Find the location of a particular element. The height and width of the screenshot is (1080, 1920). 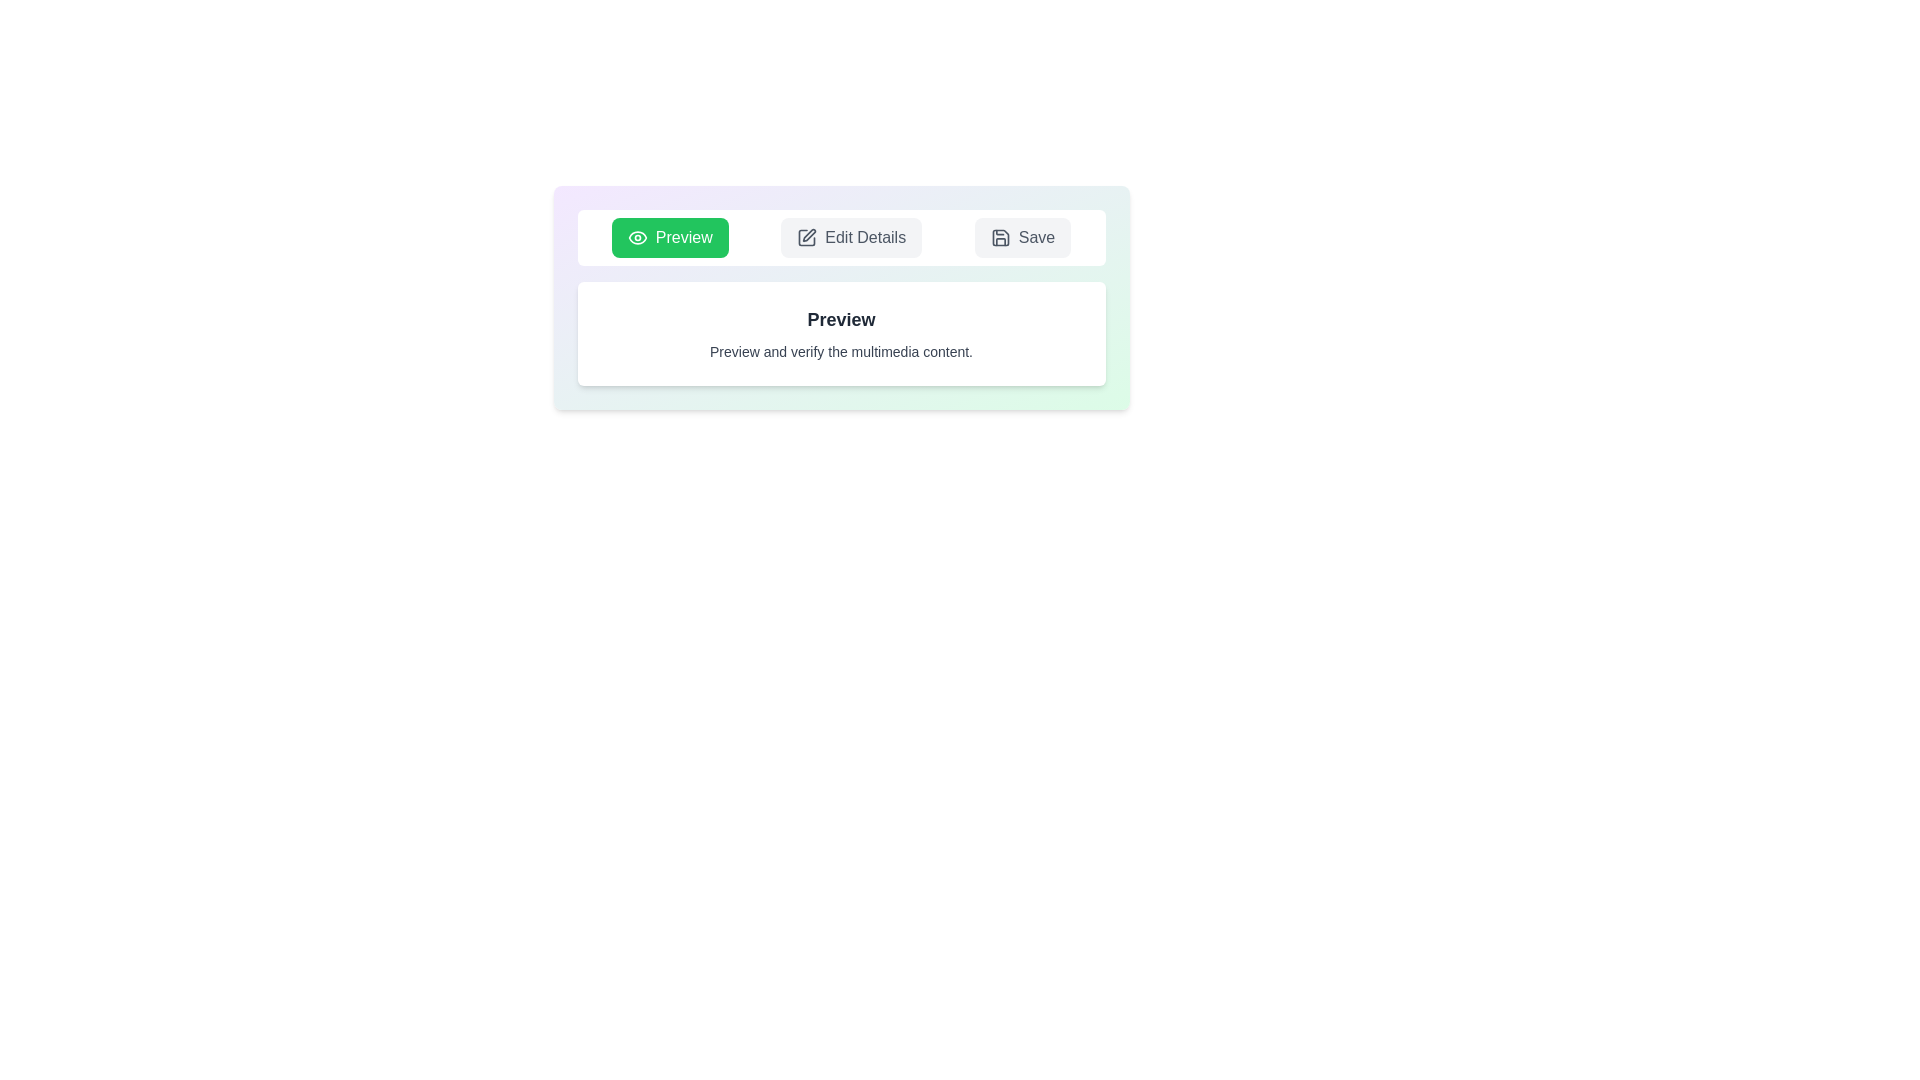

the tab named Preview to select its text is located at coordinates (670, 237).